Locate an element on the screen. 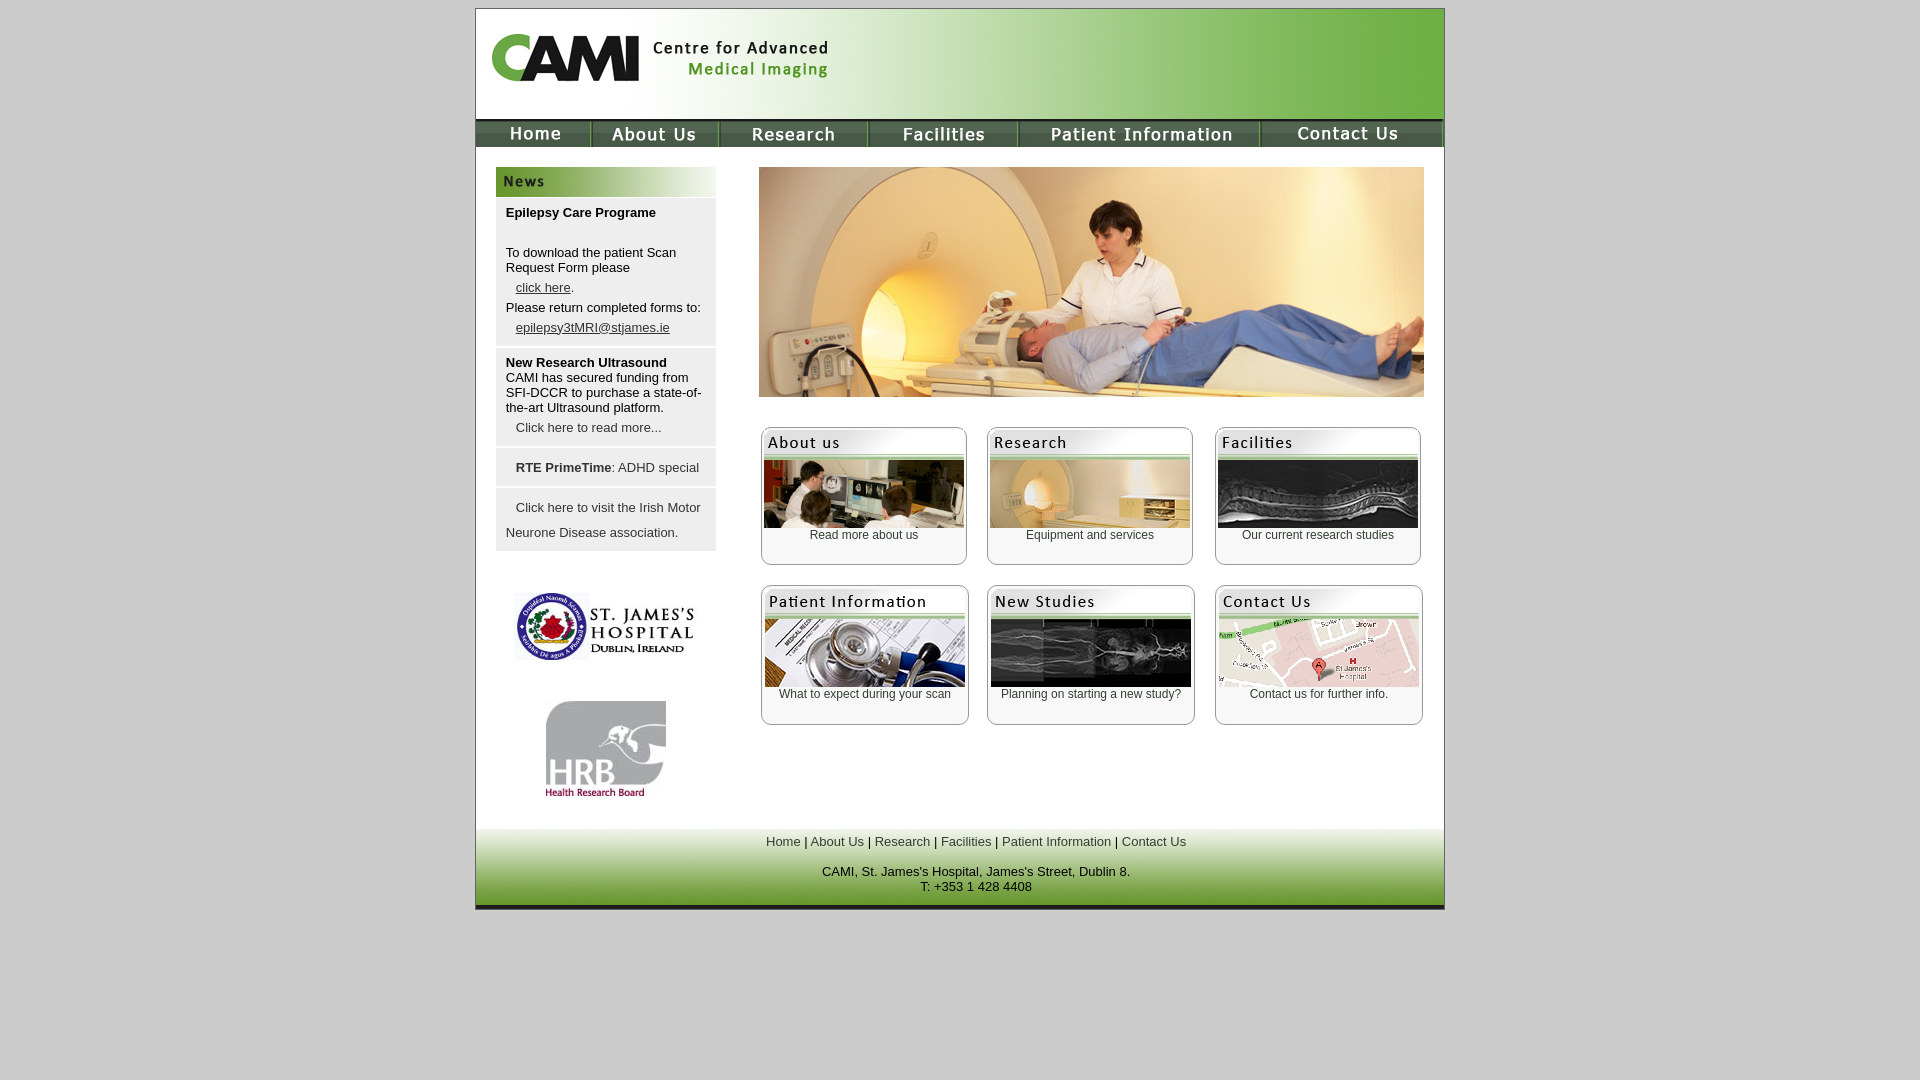 This screenshot has height=1080, width=1920. 'Click here to read more...' is located at coordinates (605, 425).